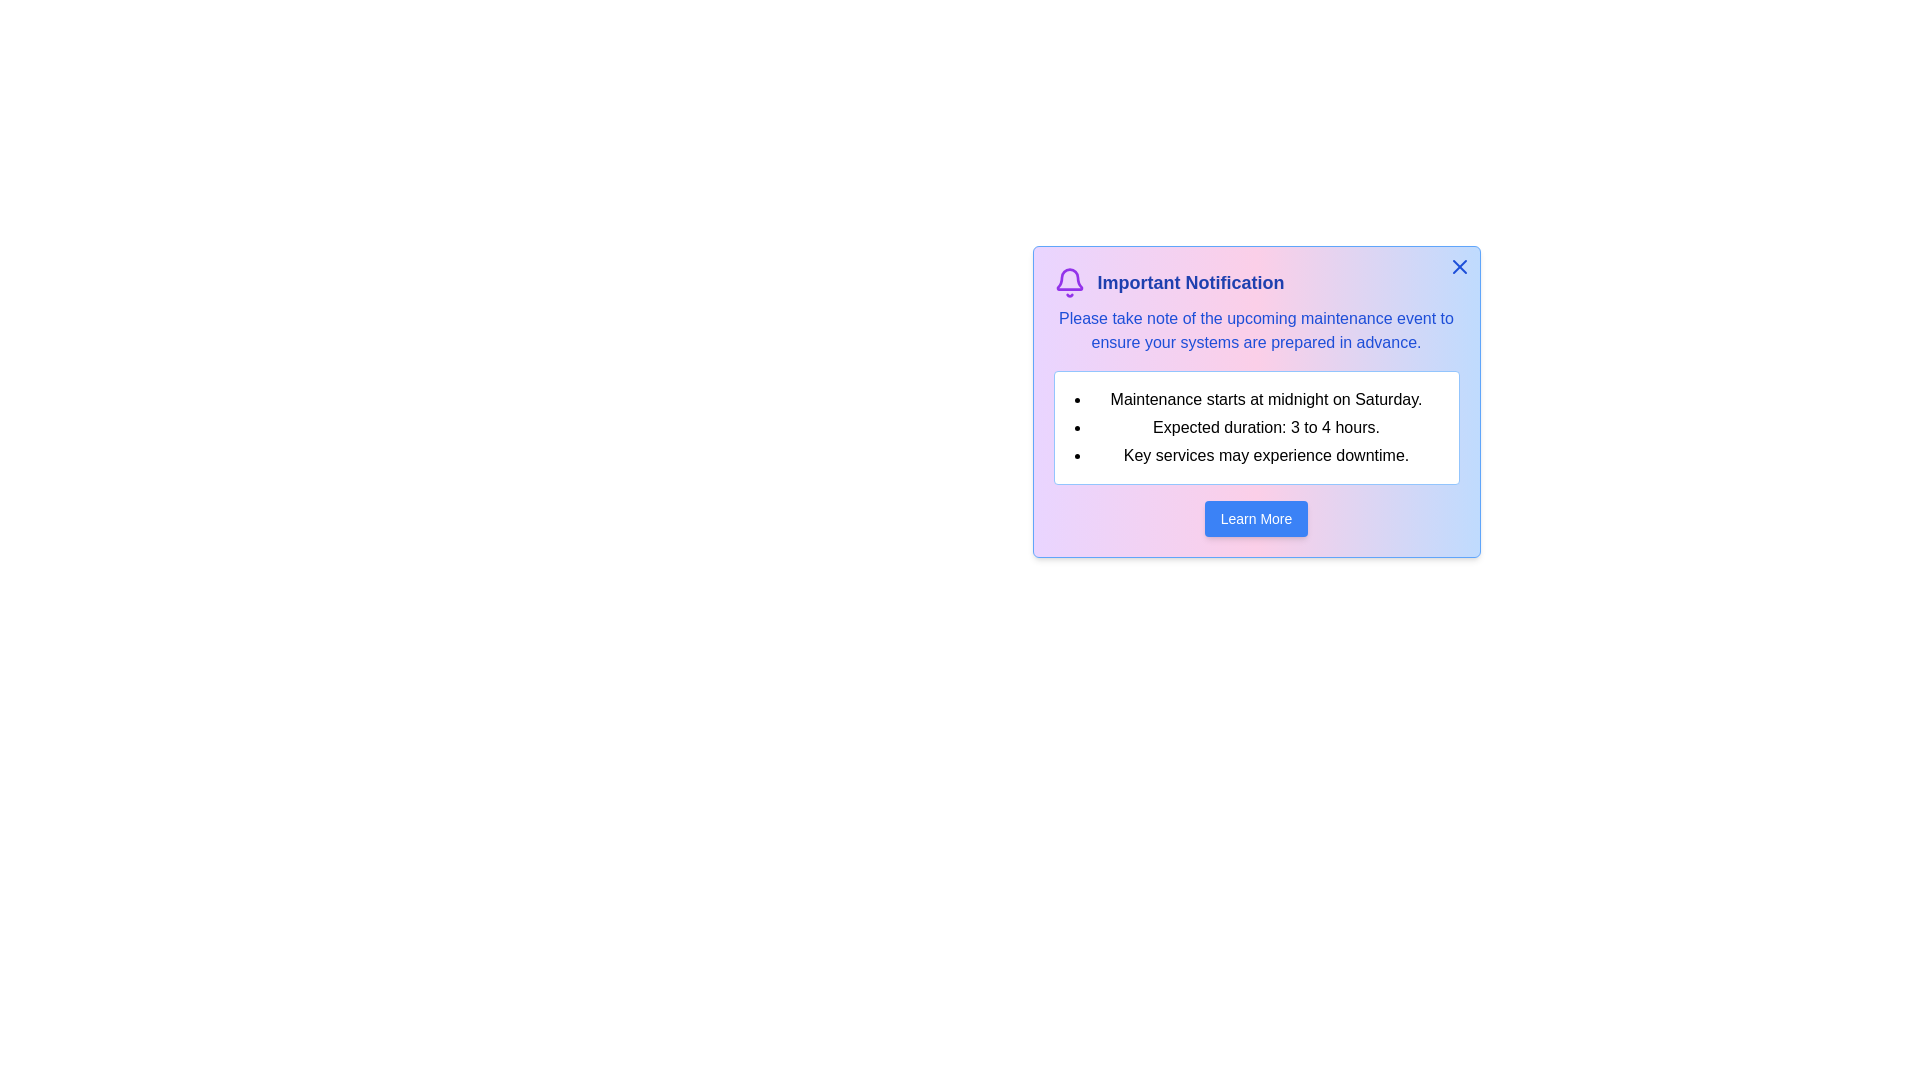 The image size is (1920, 1080). What do you see at coordinates (1459, 265) in the screenshot?
I see `the dismiss button to close the alert` at bounding box center [1459, 265].